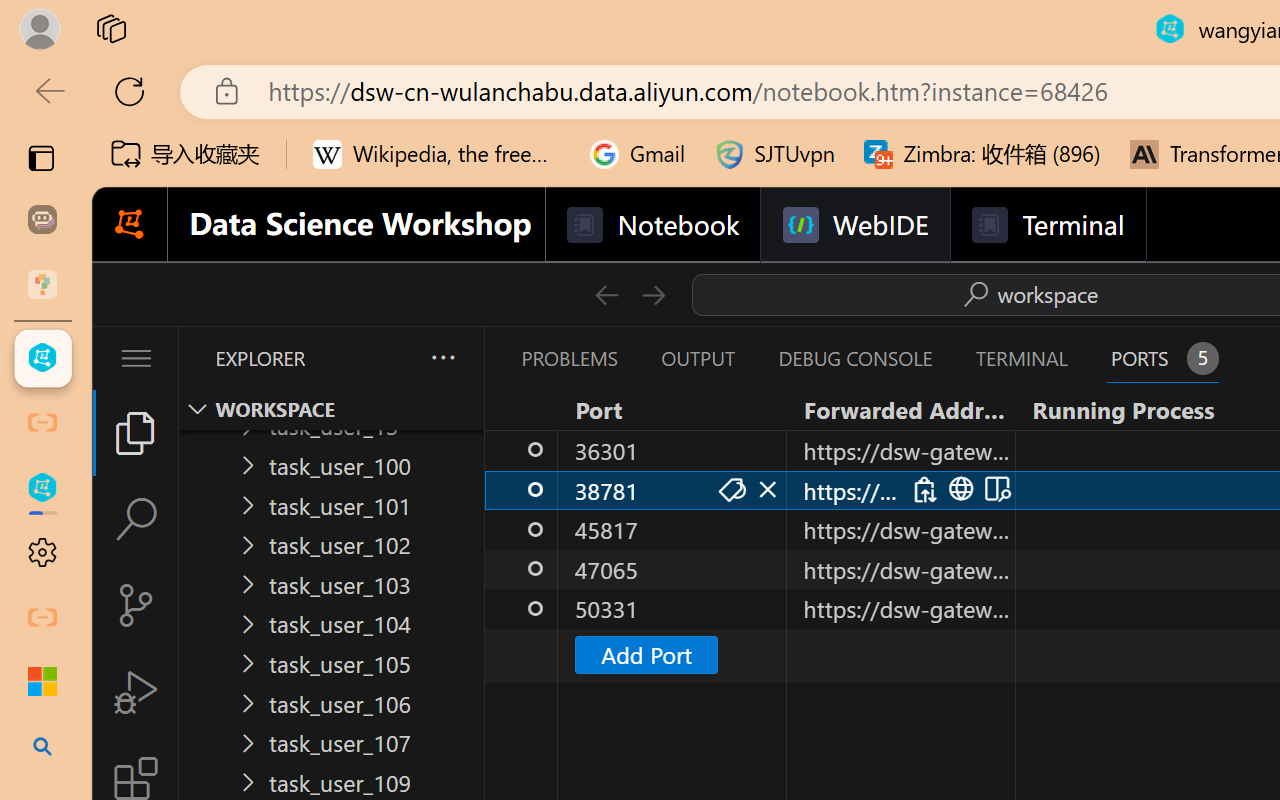 This screenshot has height=800, width=1280. I want to click on 'Microsoft security help and learning', so click(42, 682).